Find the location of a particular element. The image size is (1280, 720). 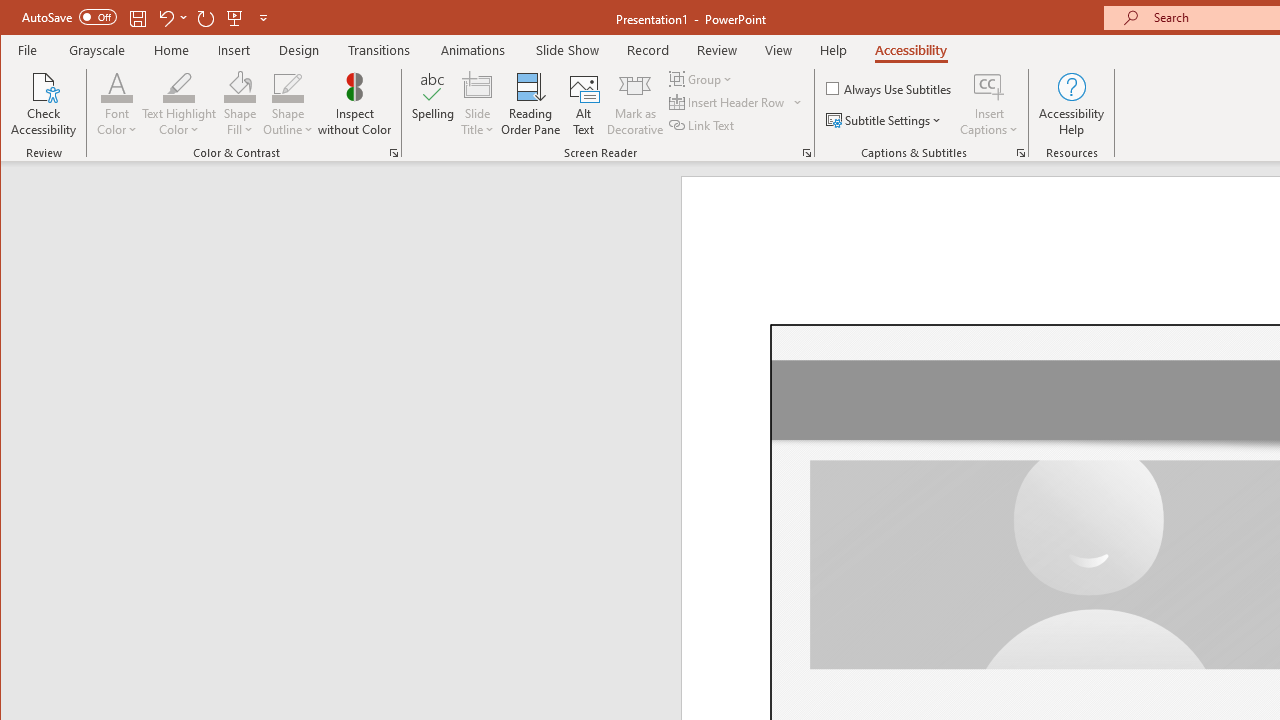

'Text Highlight Color' is located at coordinates (179, 85).